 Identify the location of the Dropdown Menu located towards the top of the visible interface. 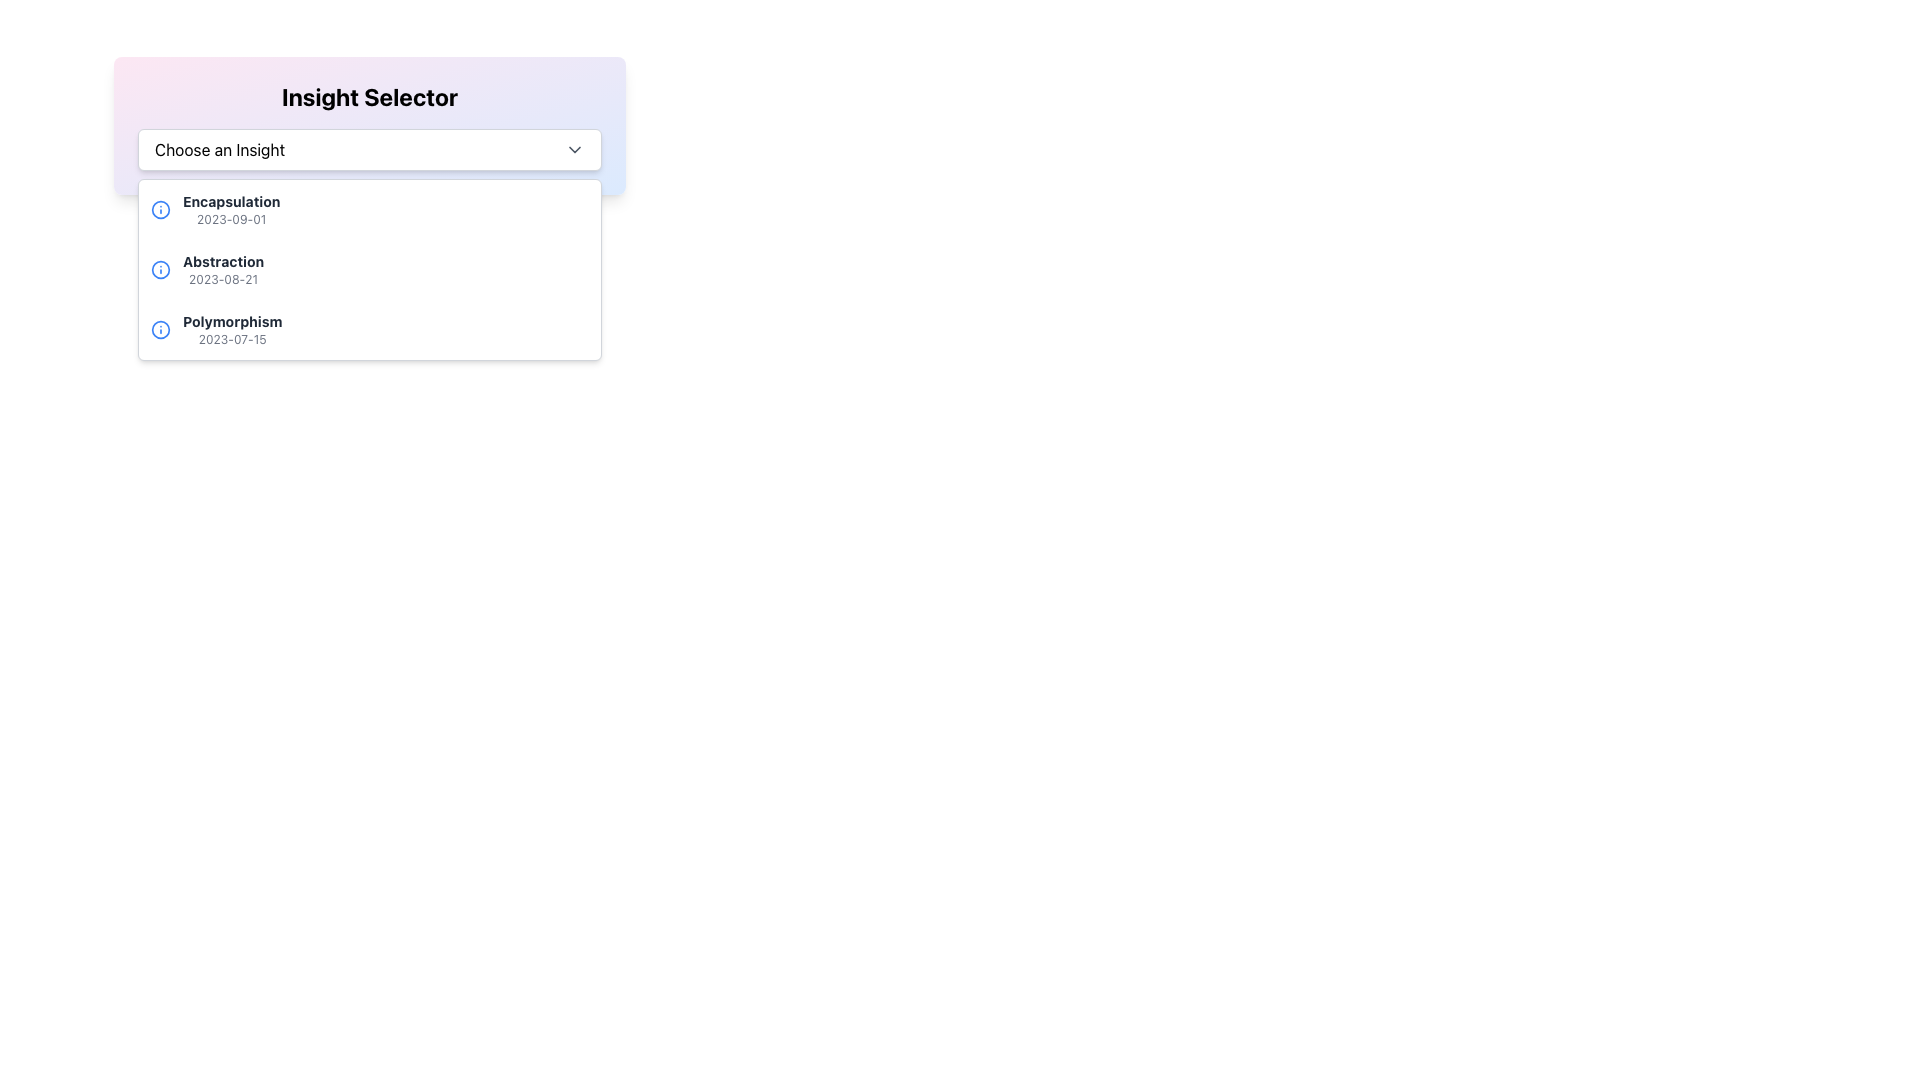
(369, 126).